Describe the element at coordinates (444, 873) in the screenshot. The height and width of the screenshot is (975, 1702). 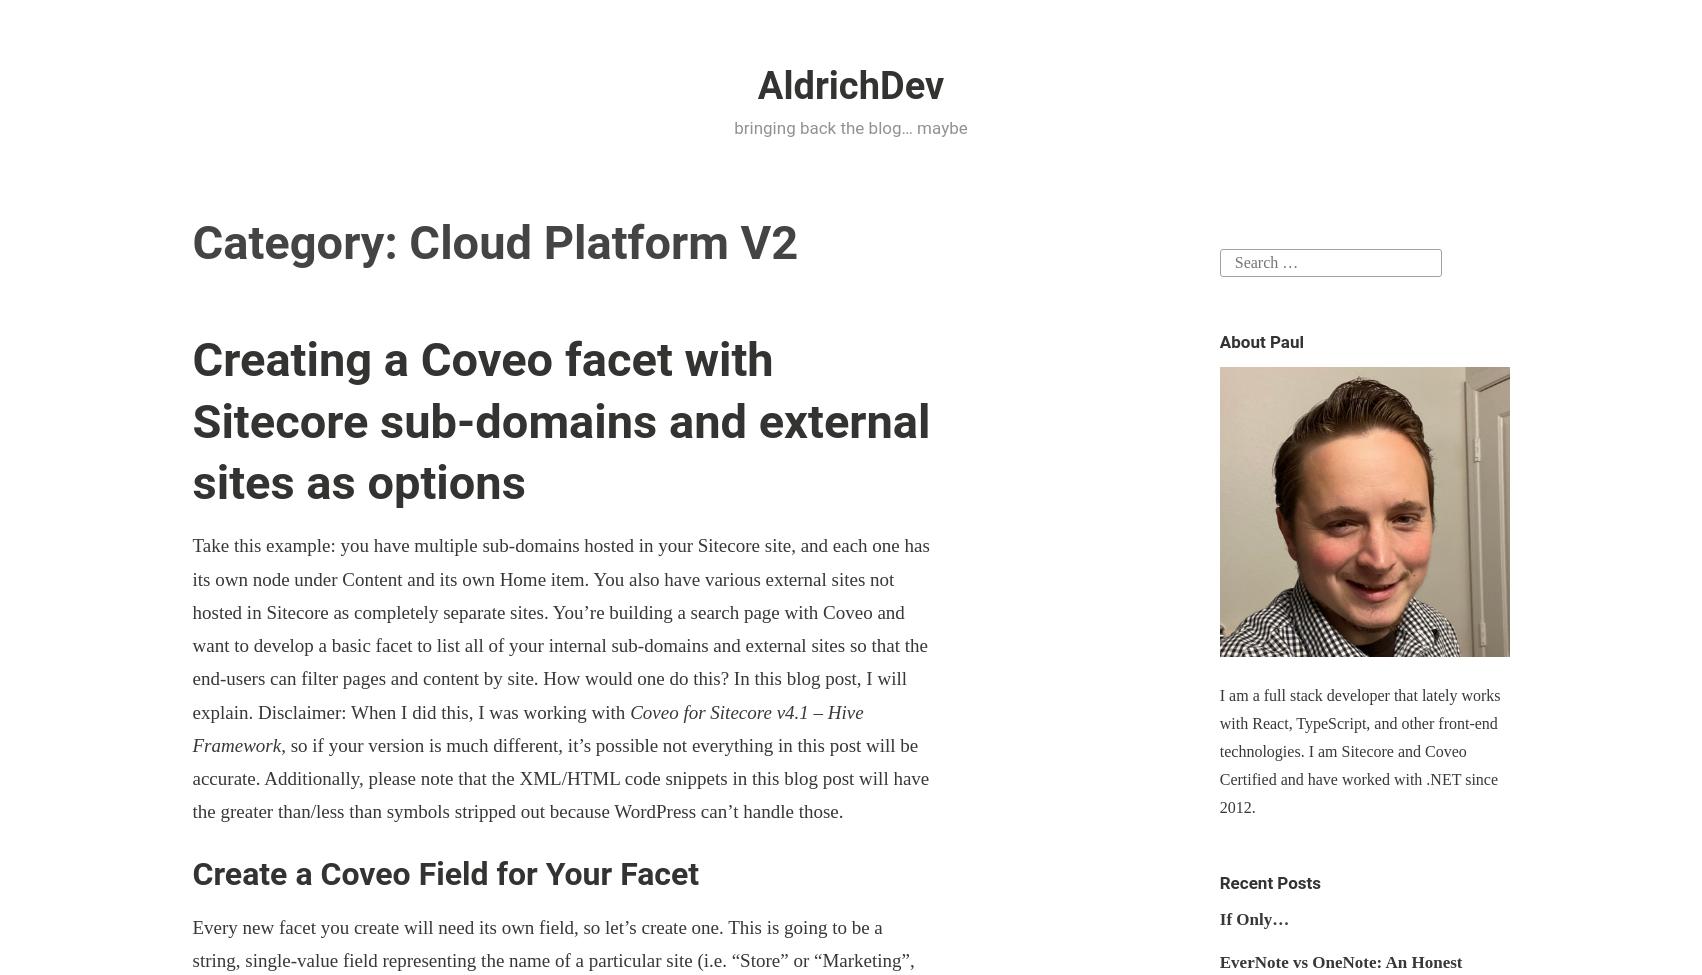
I see `'Create a Coveo Field for Your Facet'` at that location.